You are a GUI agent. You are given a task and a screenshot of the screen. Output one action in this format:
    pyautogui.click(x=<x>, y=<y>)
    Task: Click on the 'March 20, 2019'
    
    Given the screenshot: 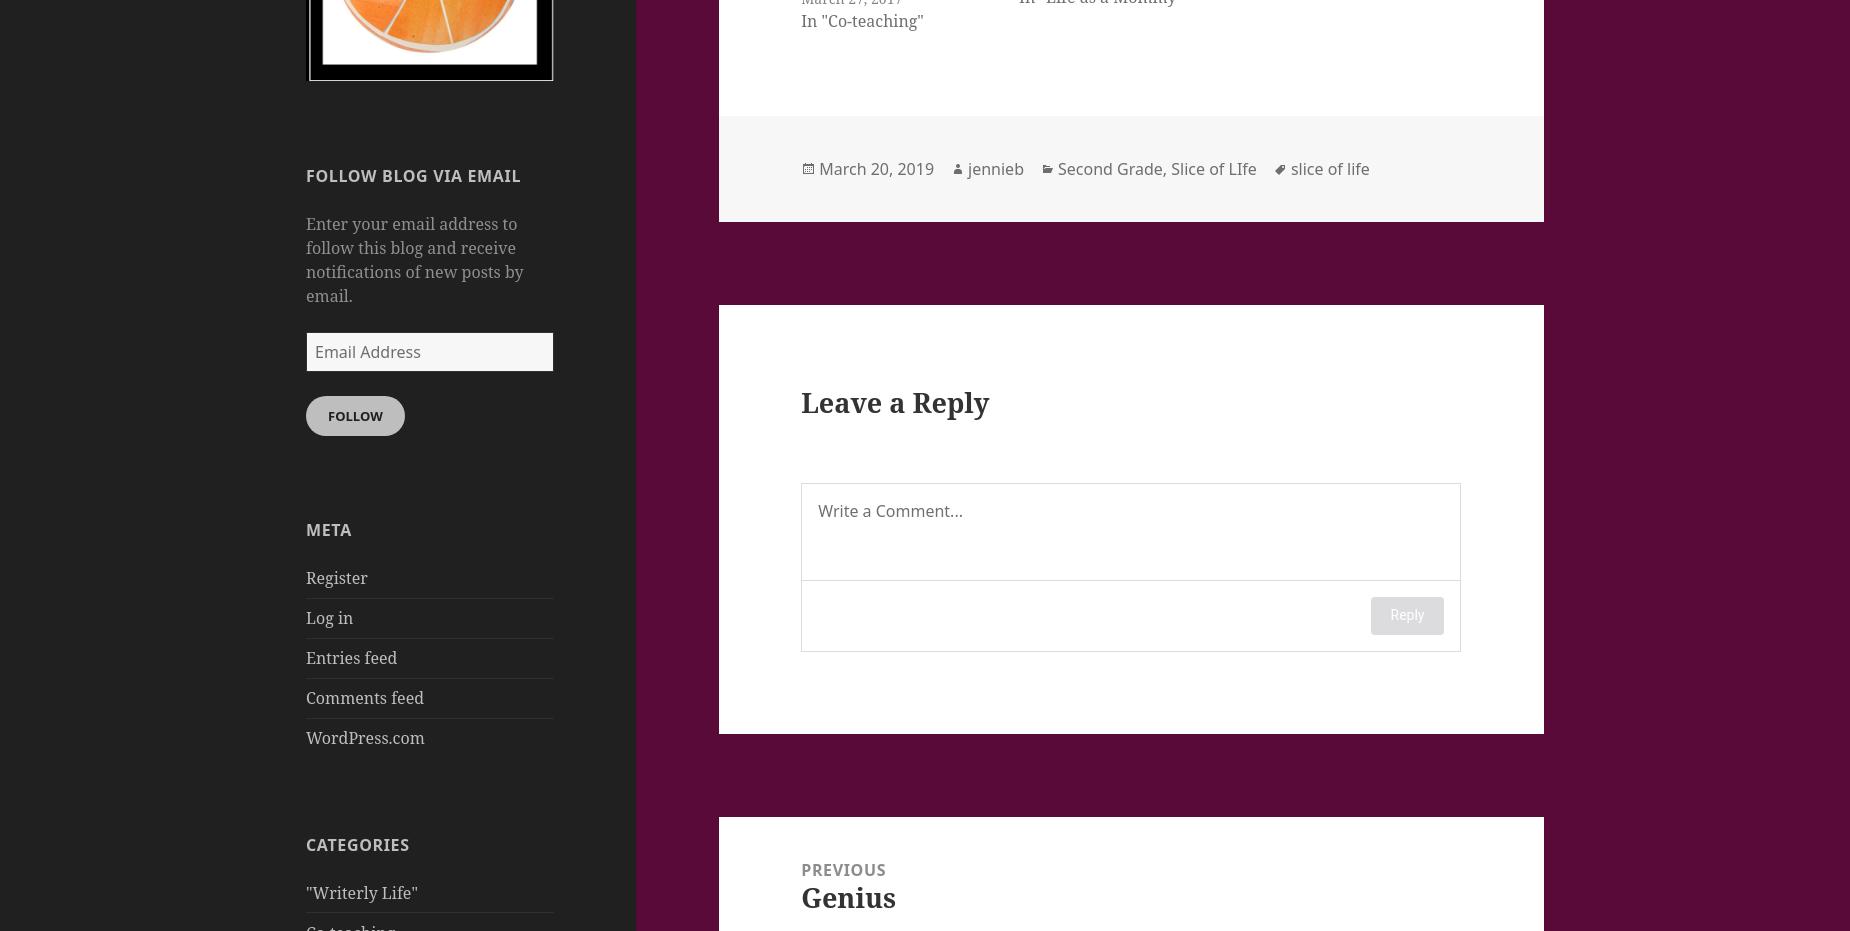 What is the action you would take?
    pyautogui.click(x=876, y=167)
    